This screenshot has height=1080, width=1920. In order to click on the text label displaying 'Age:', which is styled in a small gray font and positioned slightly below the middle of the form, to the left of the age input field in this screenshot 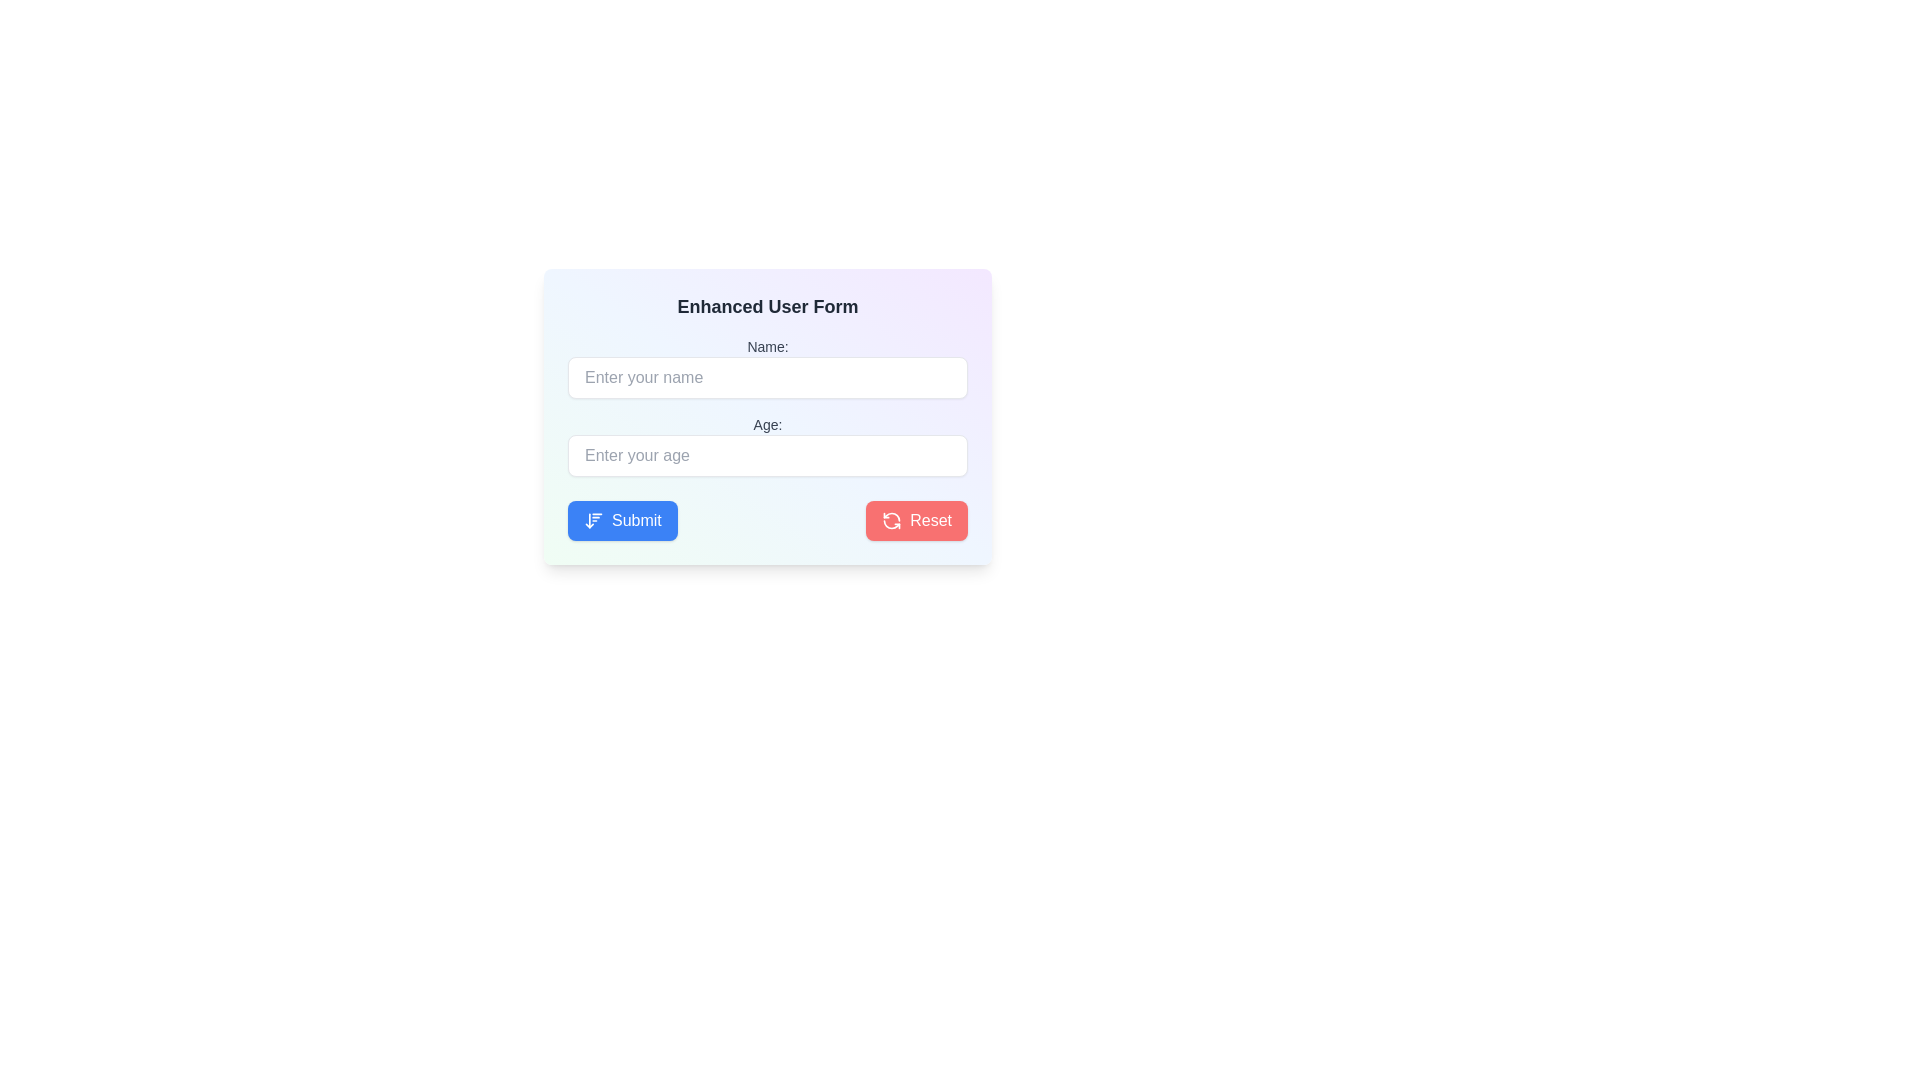, I will do `click(767, 423)`.